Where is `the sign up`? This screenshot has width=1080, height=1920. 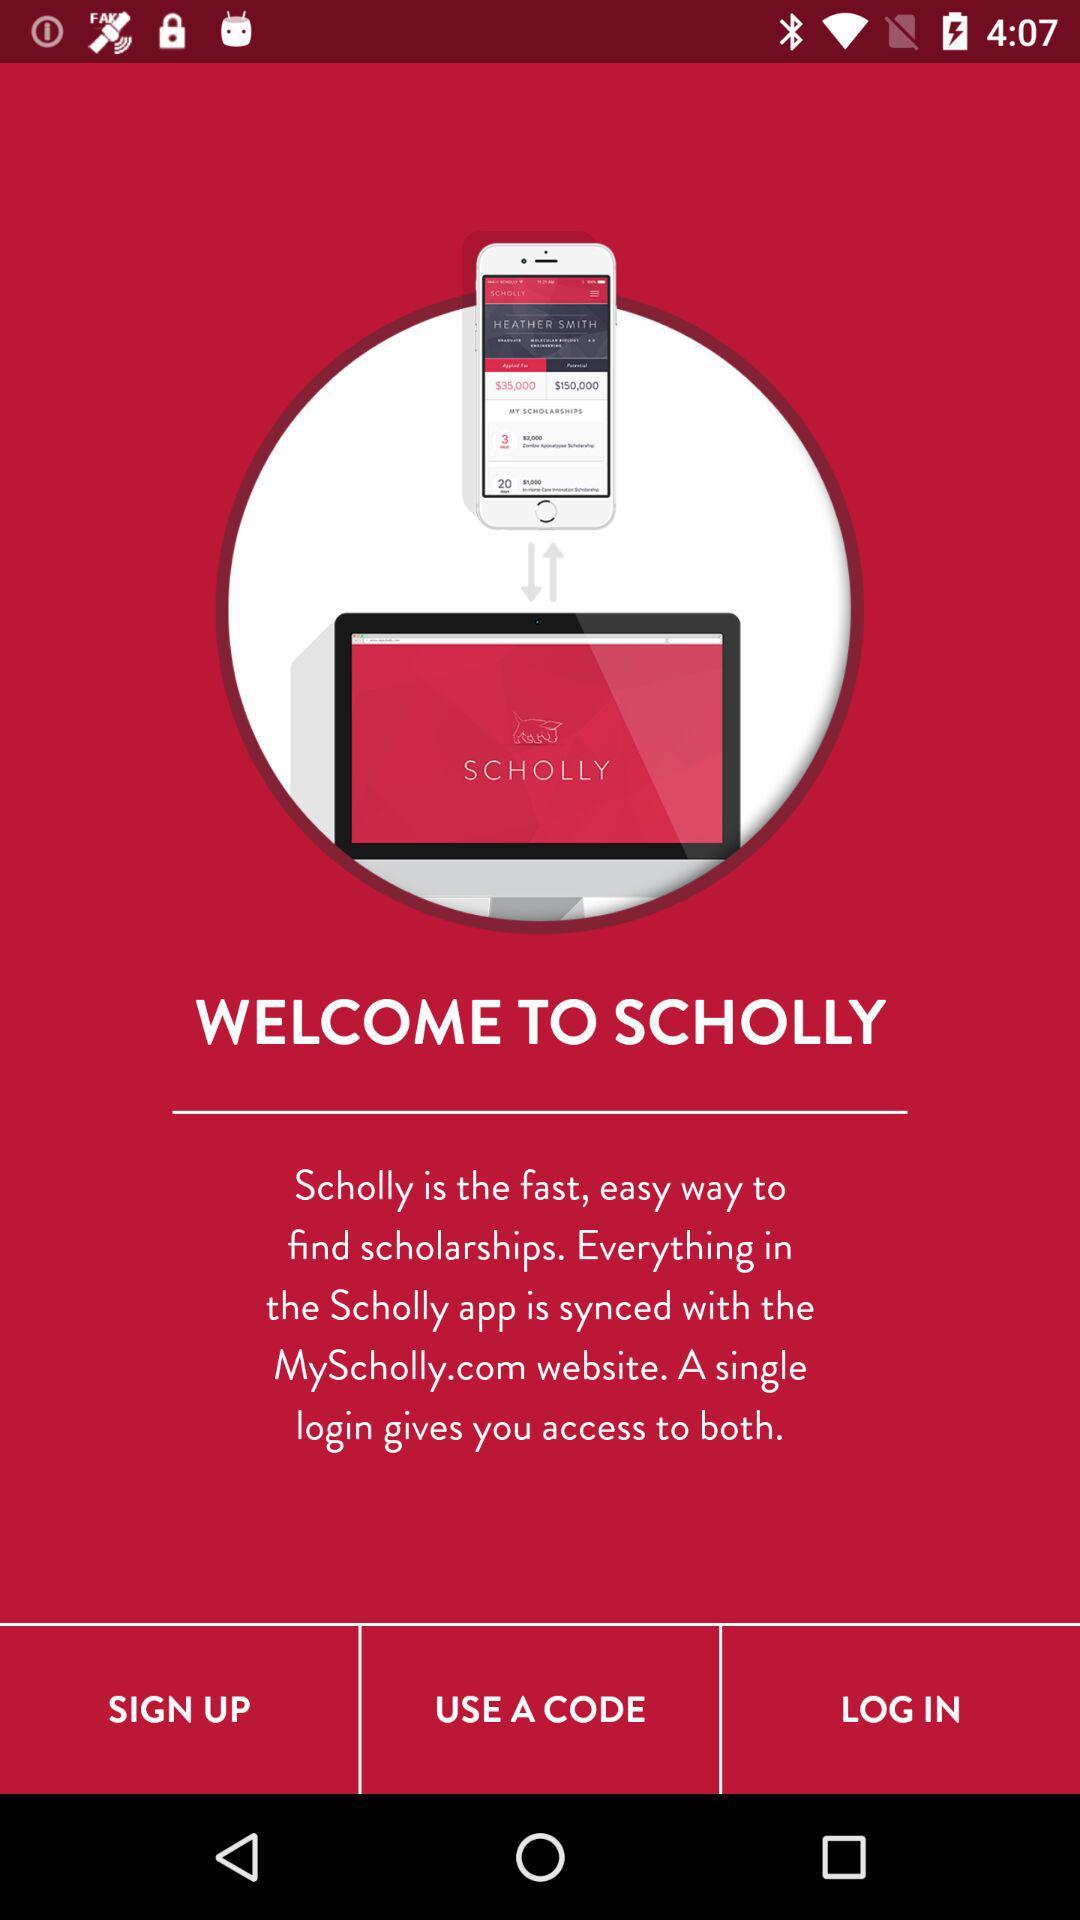
the sign up is located at coordinates (178, 1708).